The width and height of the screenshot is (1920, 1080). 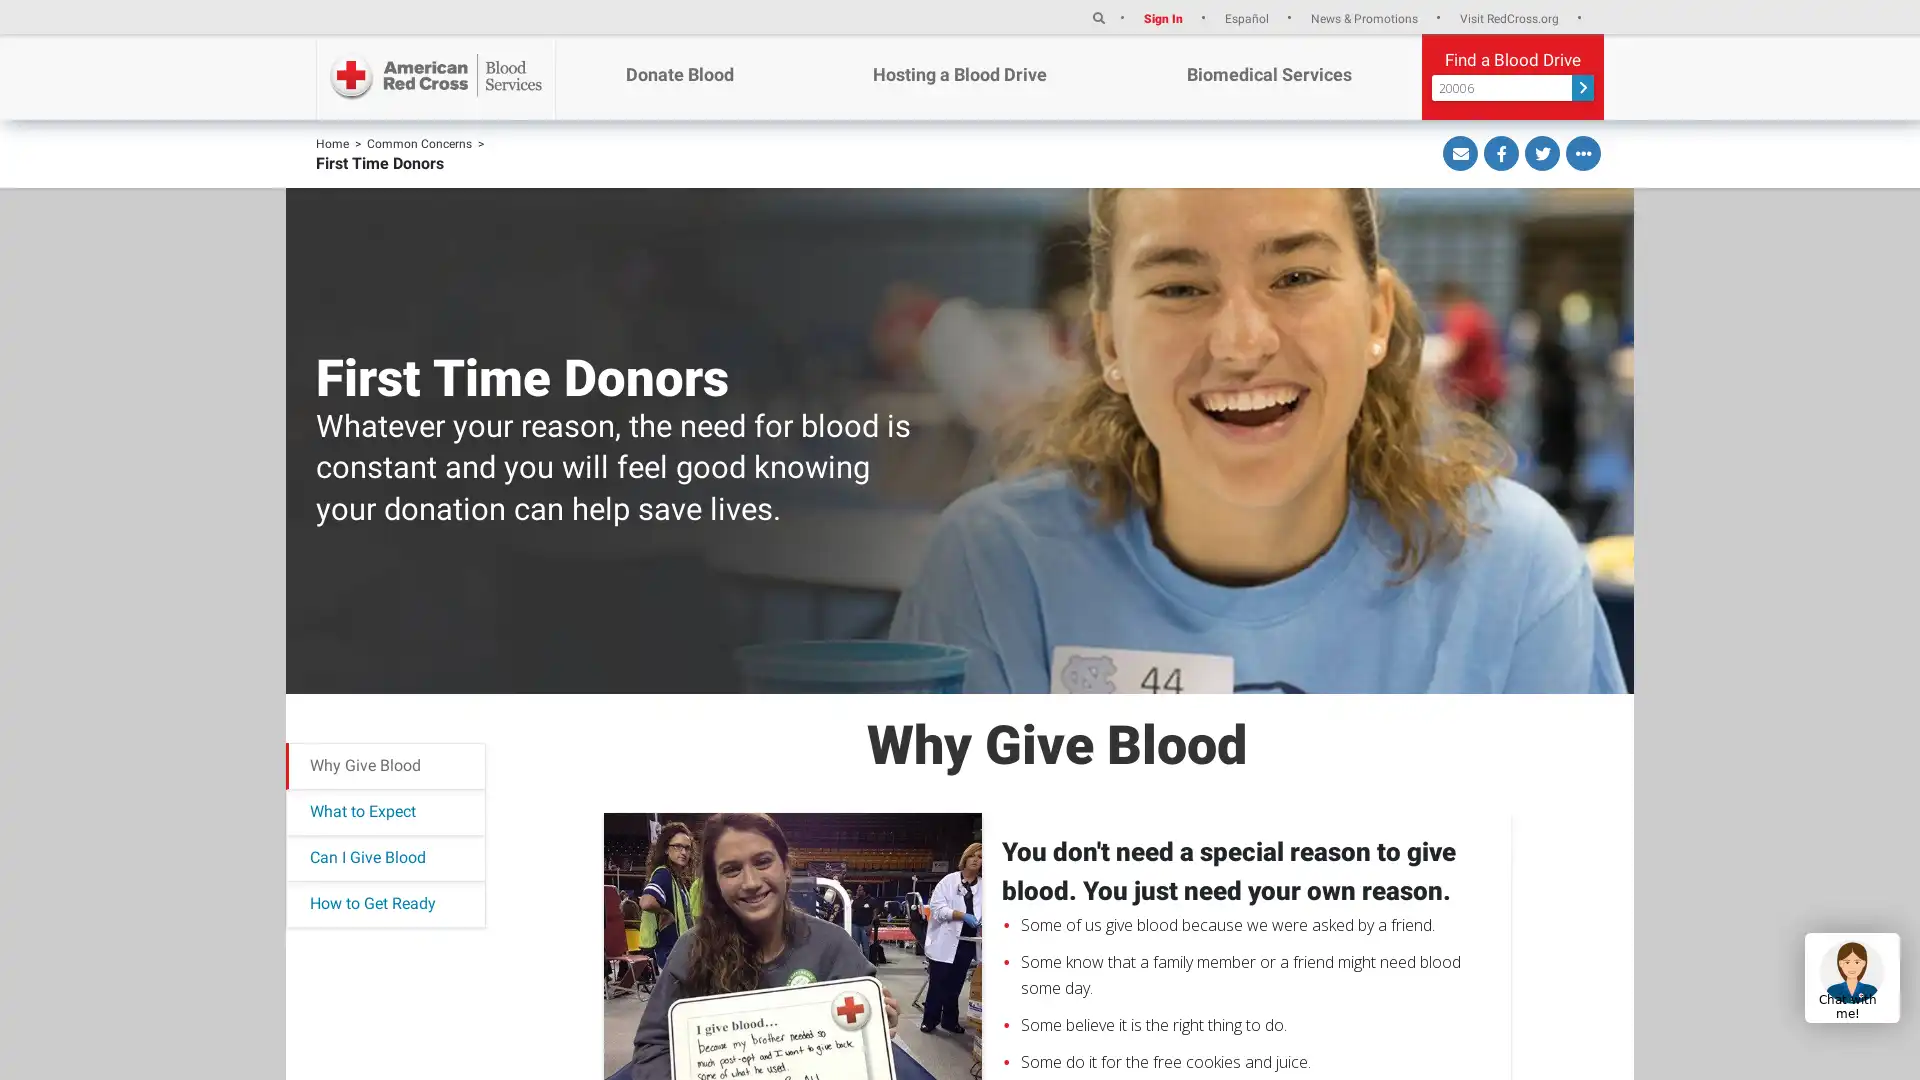 What do you see at coordinates (1582, 152) in the screenshot?
I see `Toggle other share options` at bounding box center [1582, 152].